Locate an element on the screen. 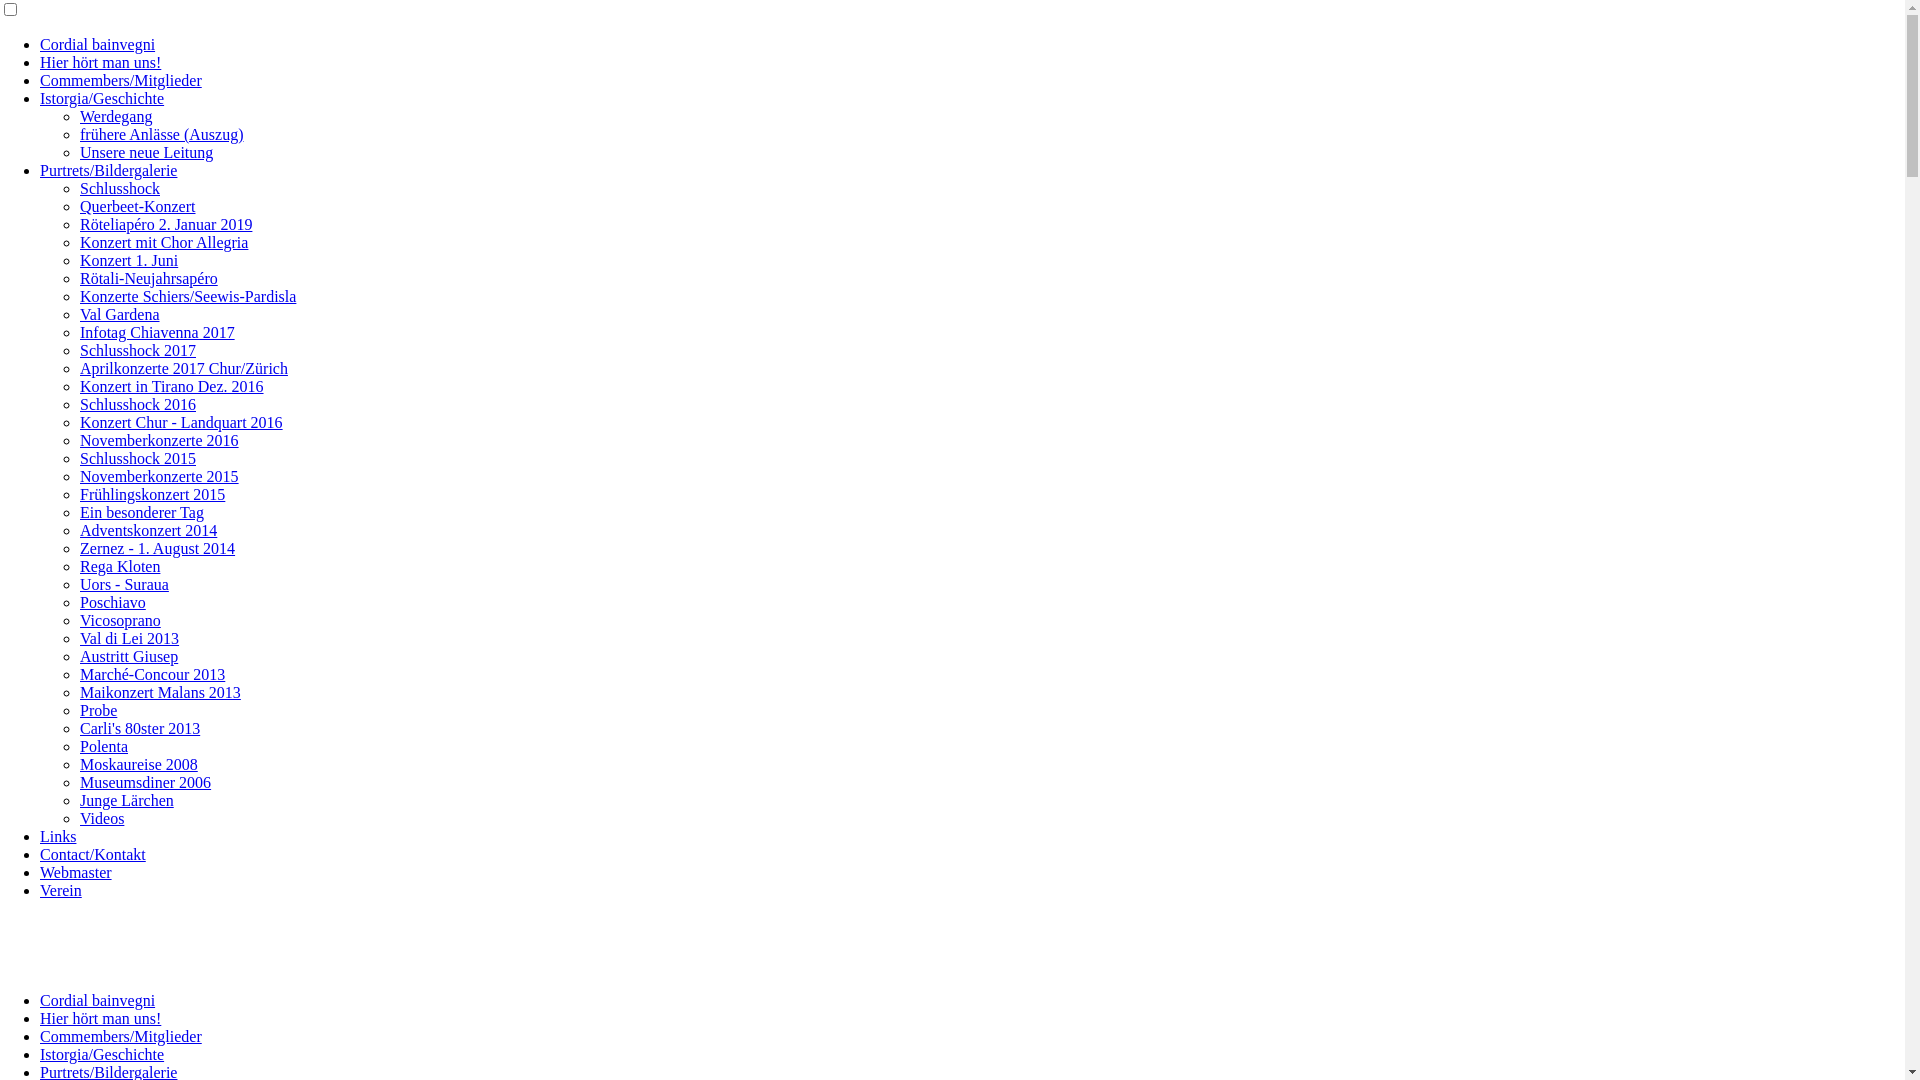 The height and width of the screenshot is (1080, 1920). 'Val di Lei 2013' is located at coordinates (128, 638).